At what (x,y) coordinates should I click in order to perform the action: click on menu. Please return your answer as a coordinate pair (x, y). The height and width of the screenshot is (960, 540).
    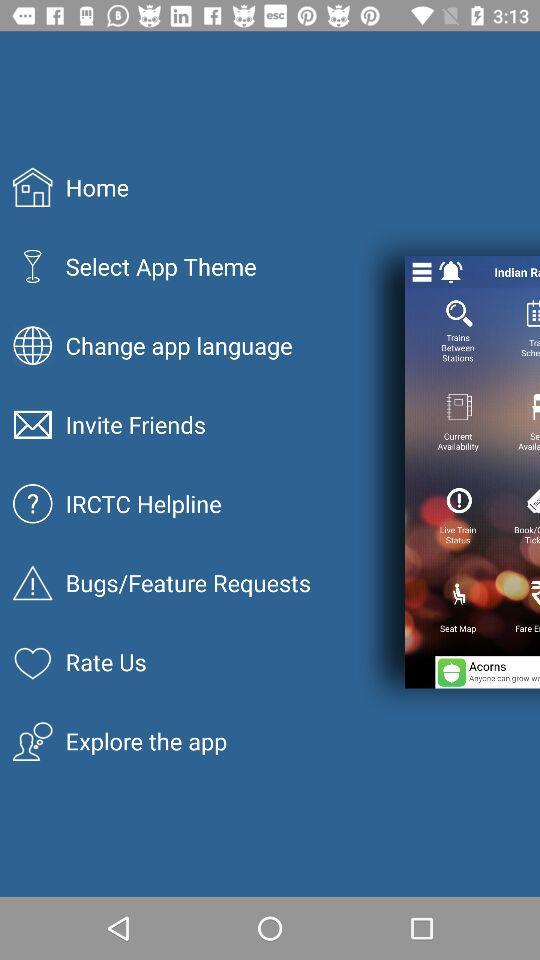
    Looking at the image, I should click on (421, 271).